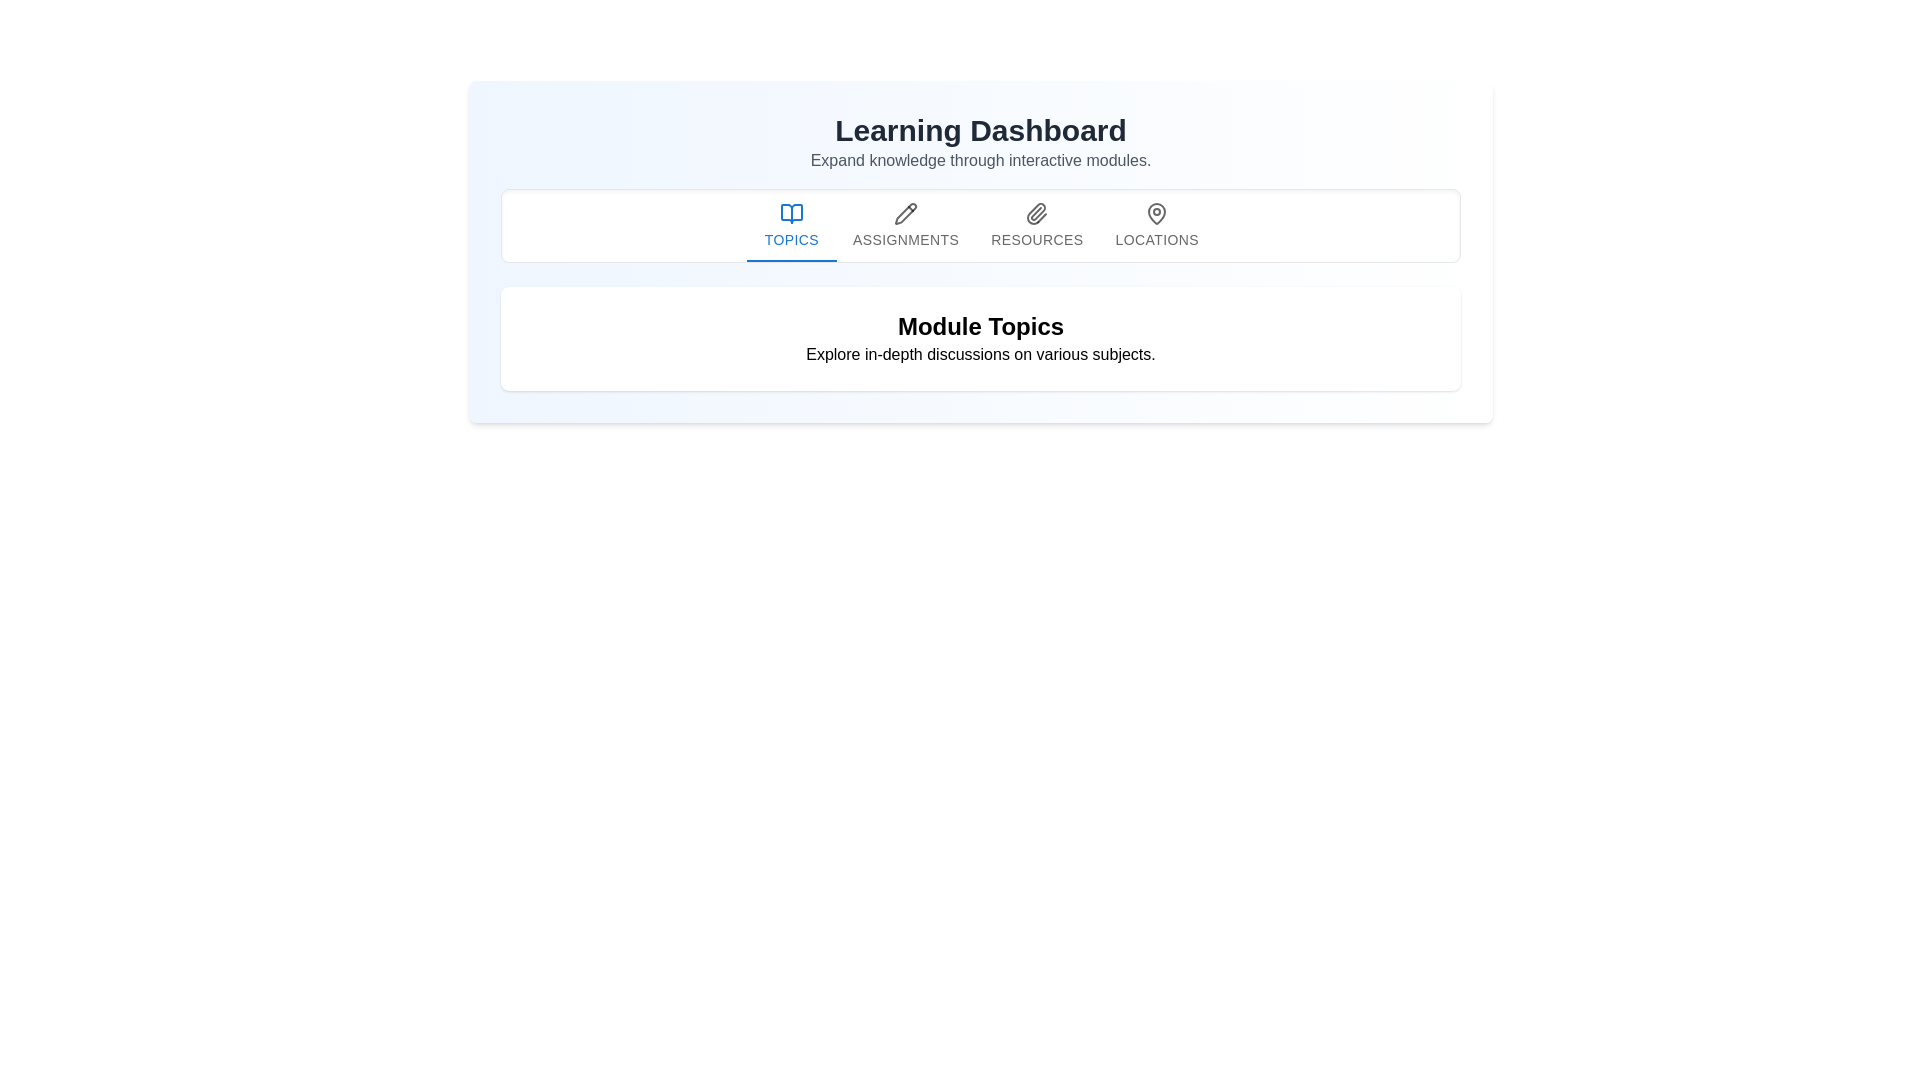 The height and width of the screenshot is (1080, 1920). Describe the element at coordinates (1156, 225) in the screenshot. I see `the fourth tab in the horizontal navigation bar` at that location.